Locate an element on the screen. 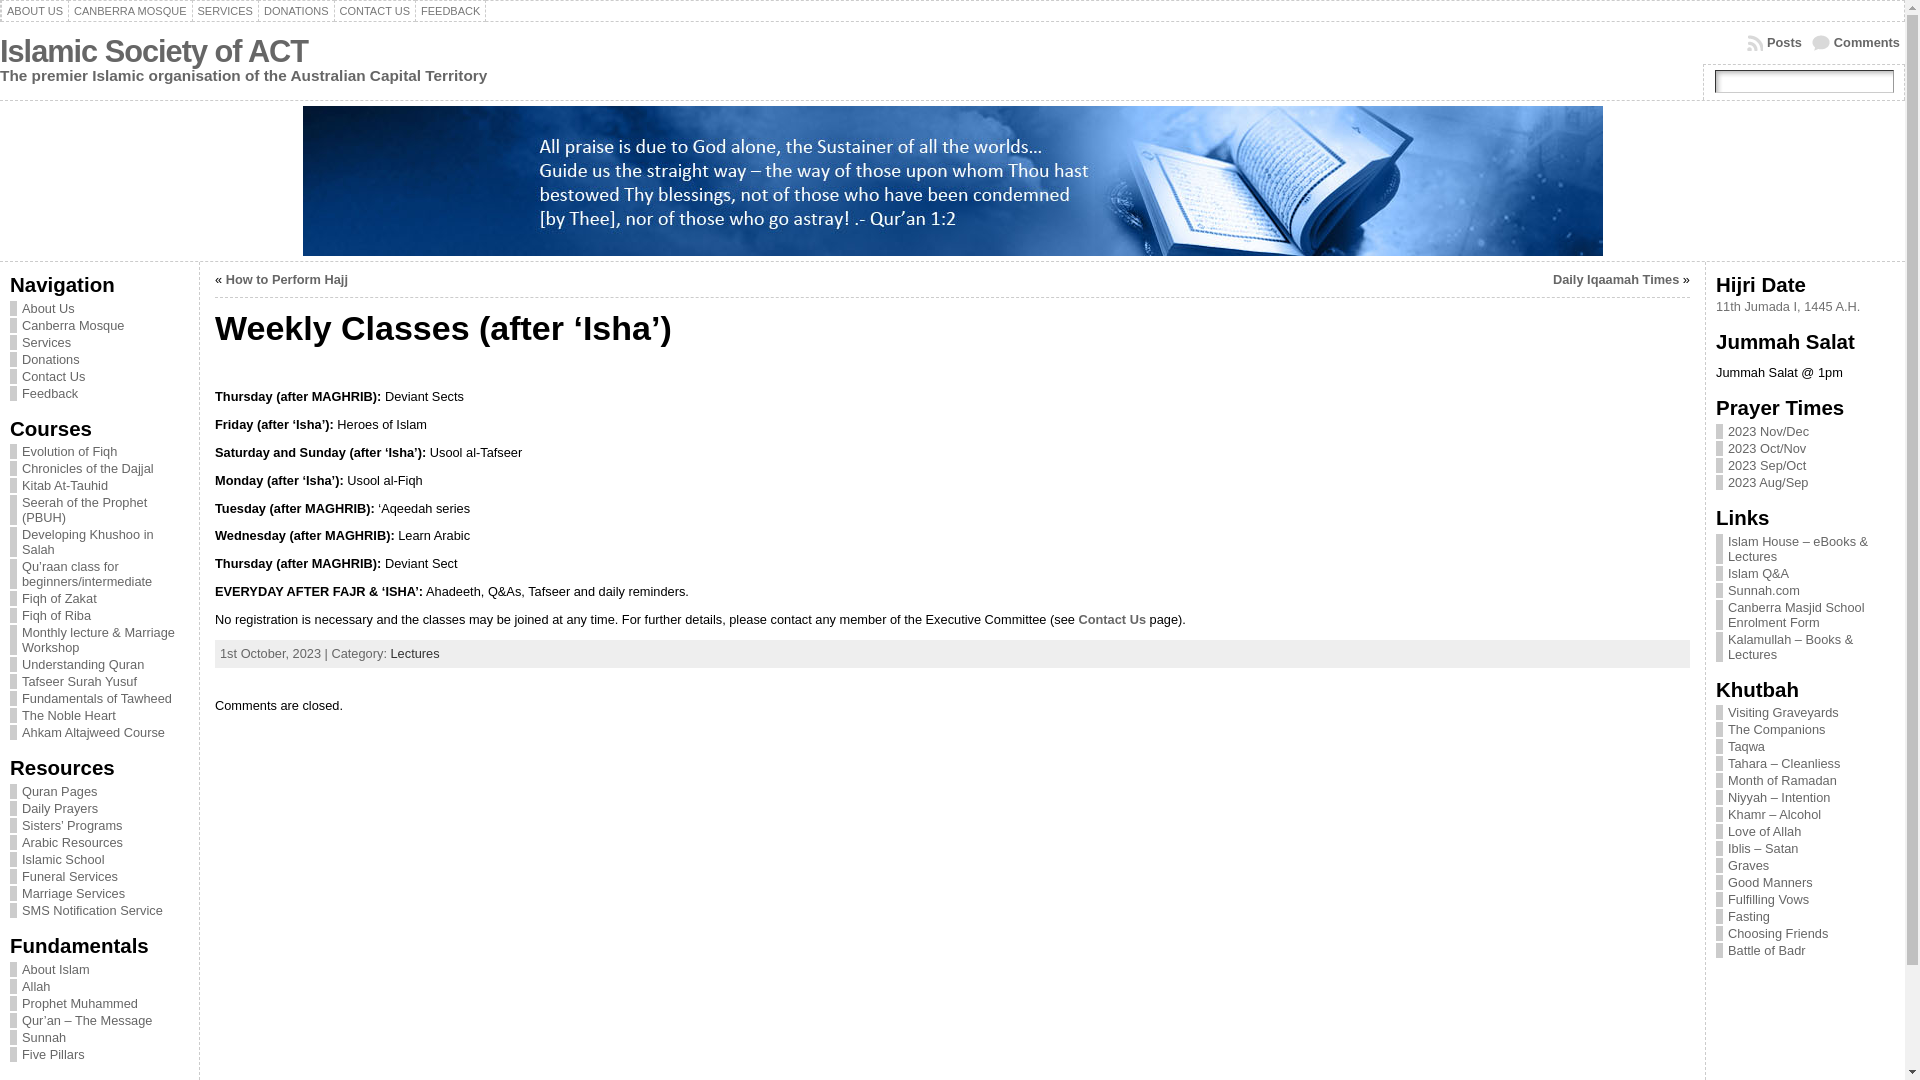 The height and width of the screenshot is (1080, 1920). 'Fasting' is located at coordinates (1747, 916).